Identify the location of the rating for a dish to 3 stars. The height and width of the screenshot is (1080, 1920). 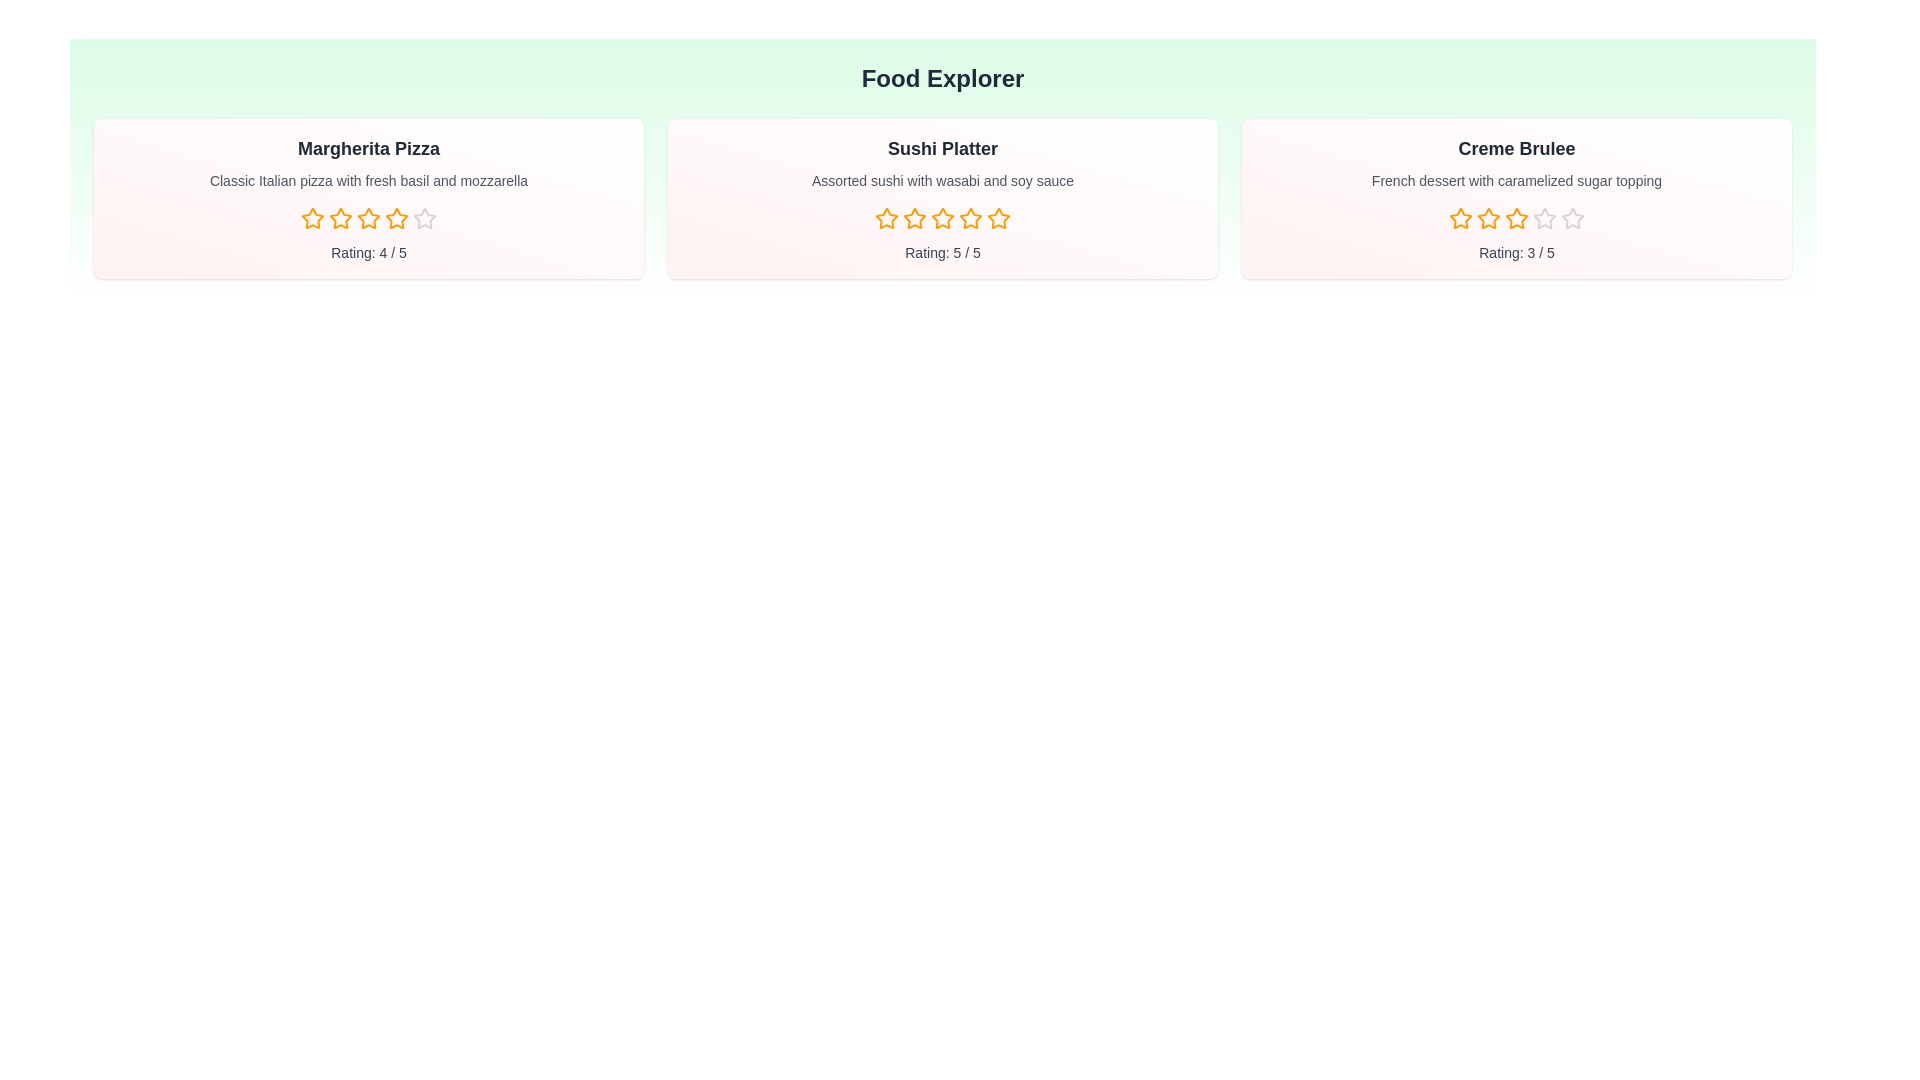
(369, 219).